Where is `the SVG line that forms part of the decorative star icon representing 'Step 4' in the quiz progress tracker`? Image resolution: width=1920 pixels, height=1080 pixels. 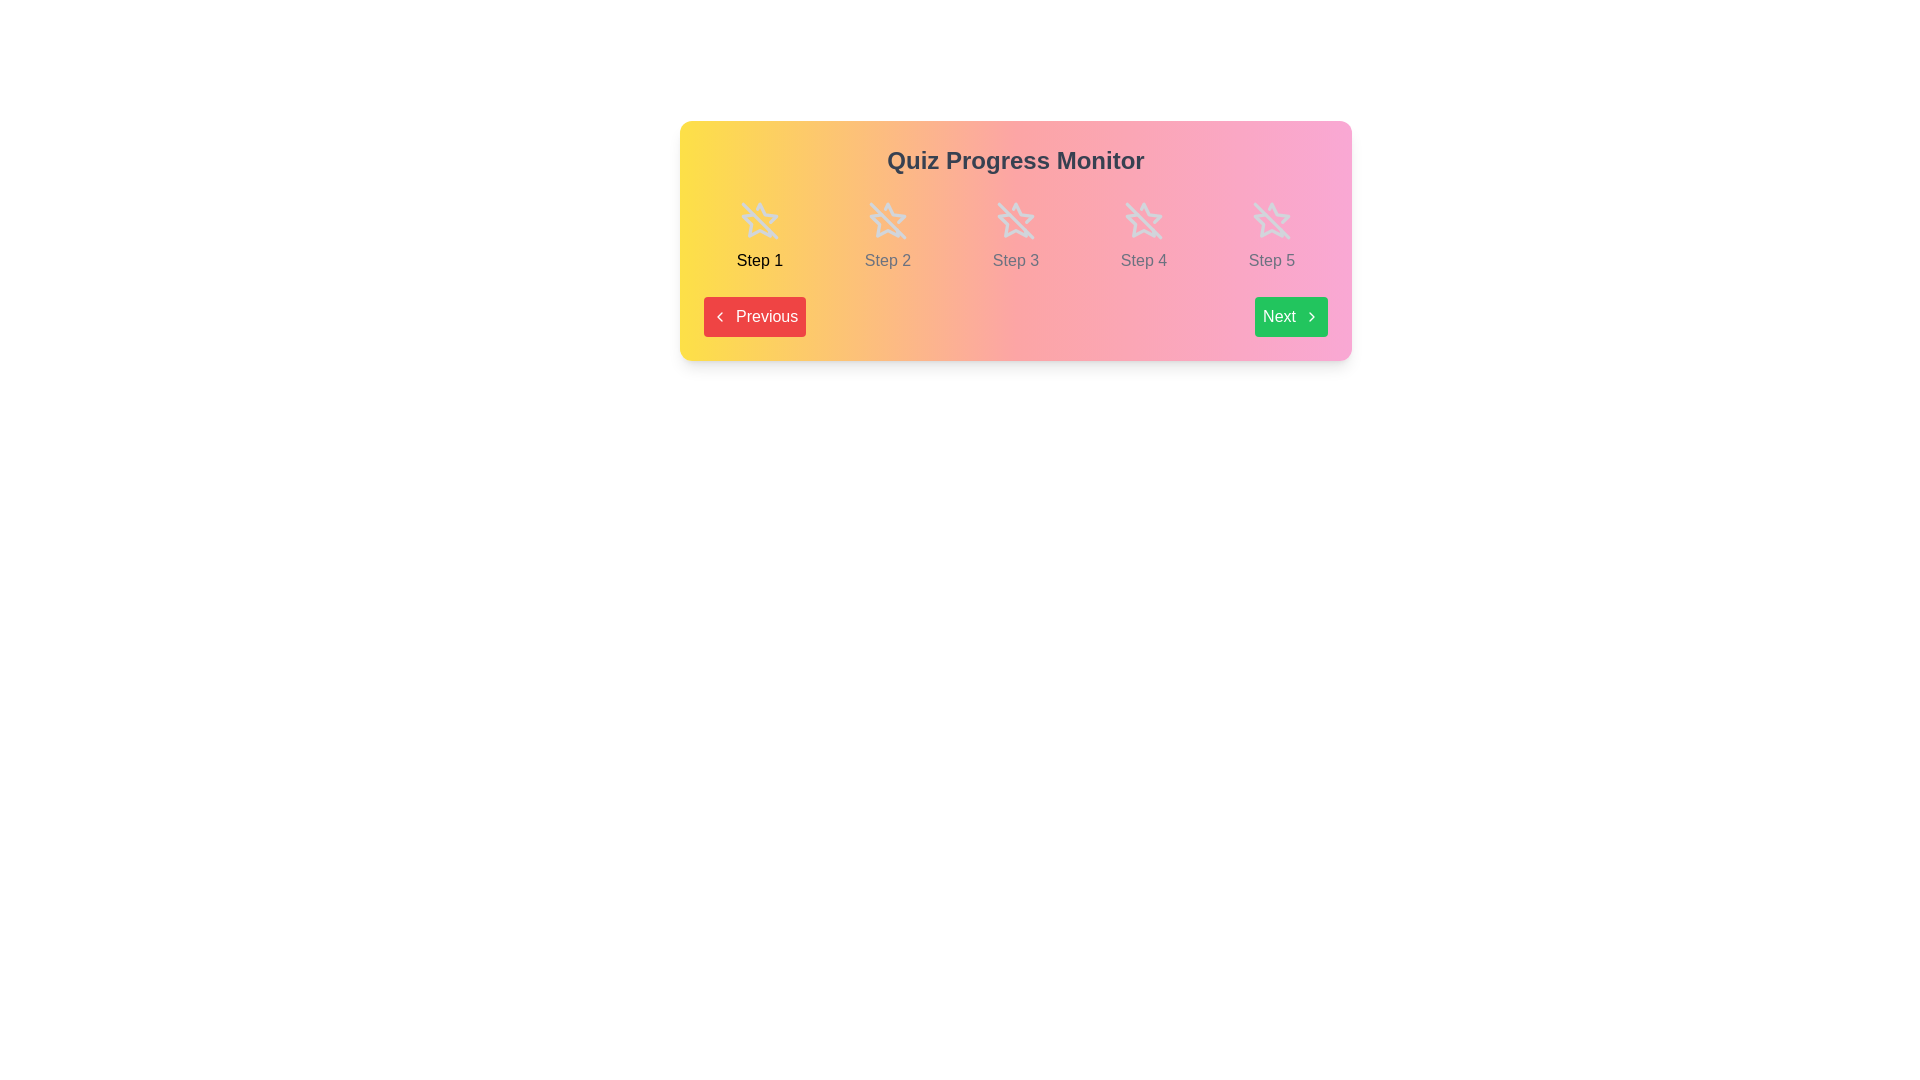
the SVG line that forms part of the decorative star icon representing 'Step 4' in the quiz progress tracker is located at coordinates (1143, 220).